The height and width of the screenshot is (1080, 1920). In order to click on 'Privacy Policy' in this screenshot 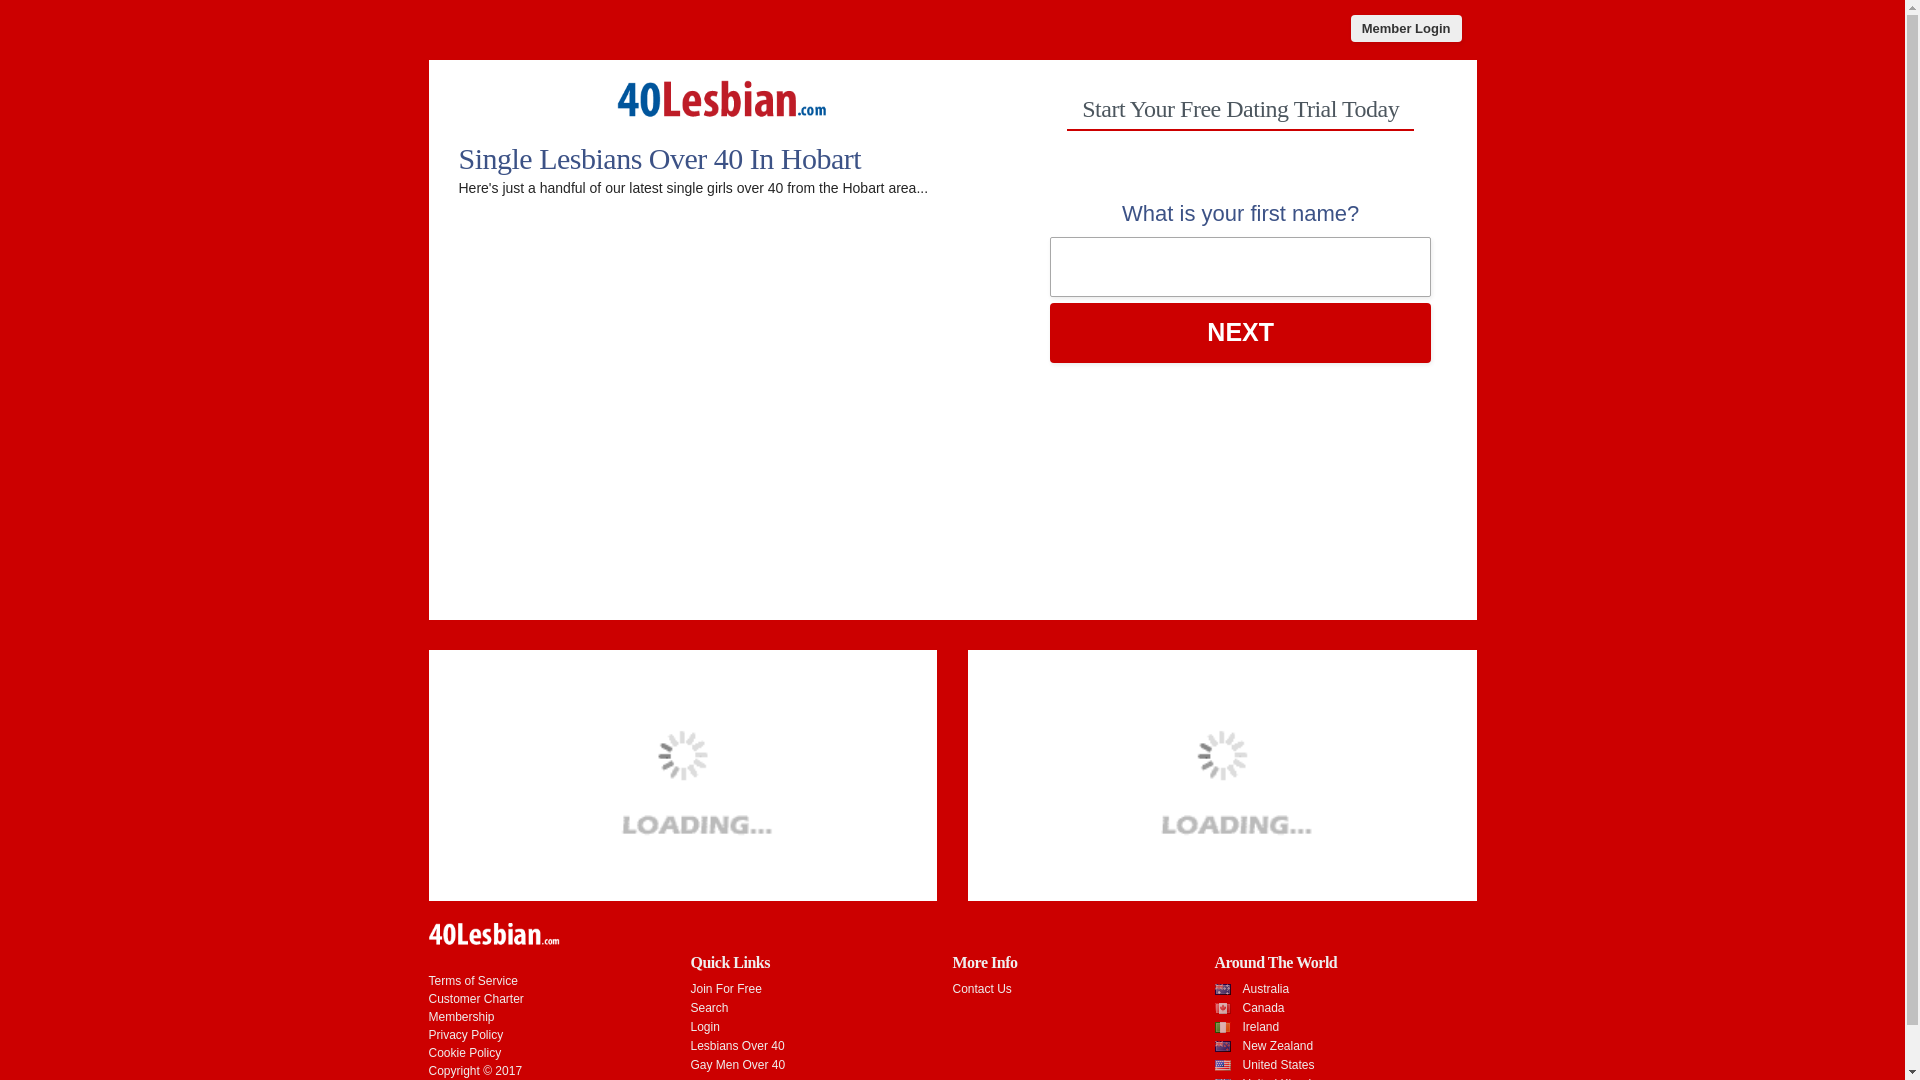, I will do `click(426, 1034)`.